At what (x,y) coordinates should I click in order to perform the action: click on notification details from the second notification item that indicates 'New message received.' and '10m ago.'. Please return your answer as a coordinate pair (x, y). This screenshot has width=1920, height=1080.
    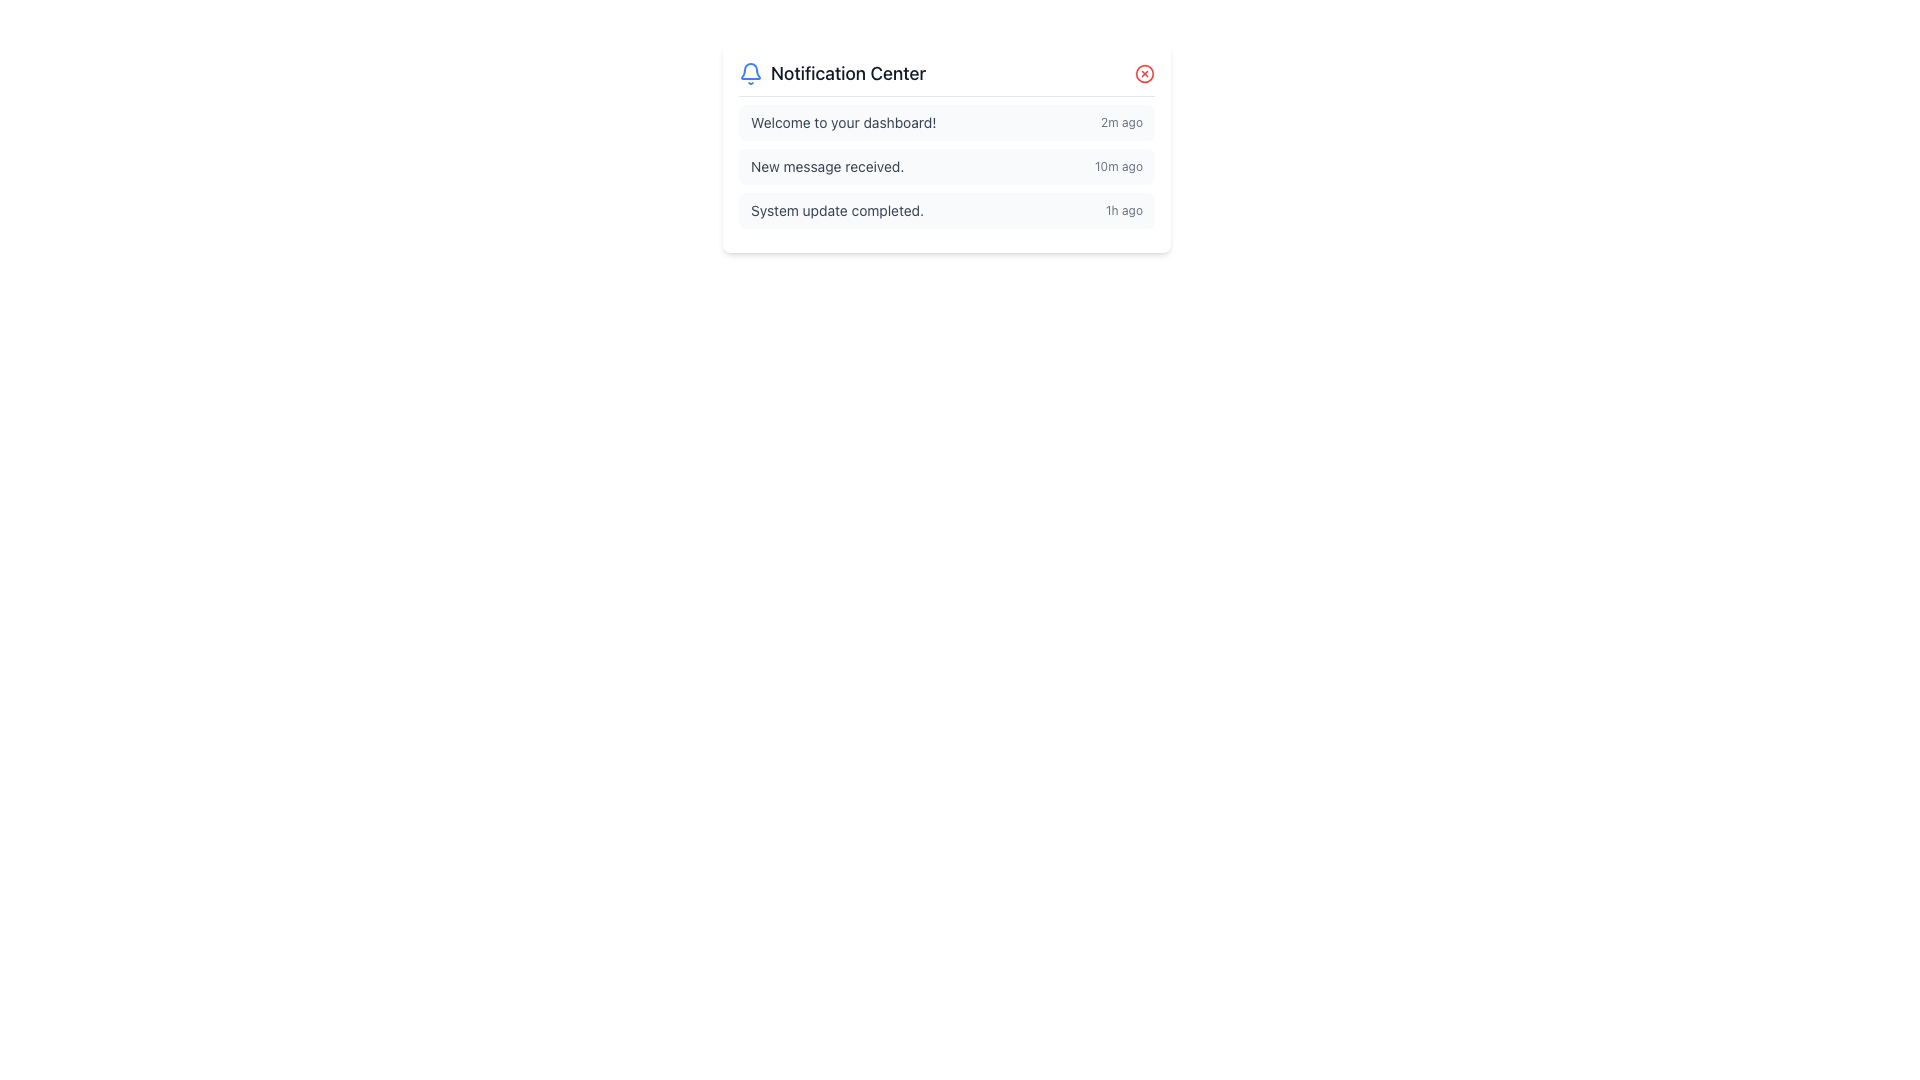
    Looking at the image, I should click on (945, 165).